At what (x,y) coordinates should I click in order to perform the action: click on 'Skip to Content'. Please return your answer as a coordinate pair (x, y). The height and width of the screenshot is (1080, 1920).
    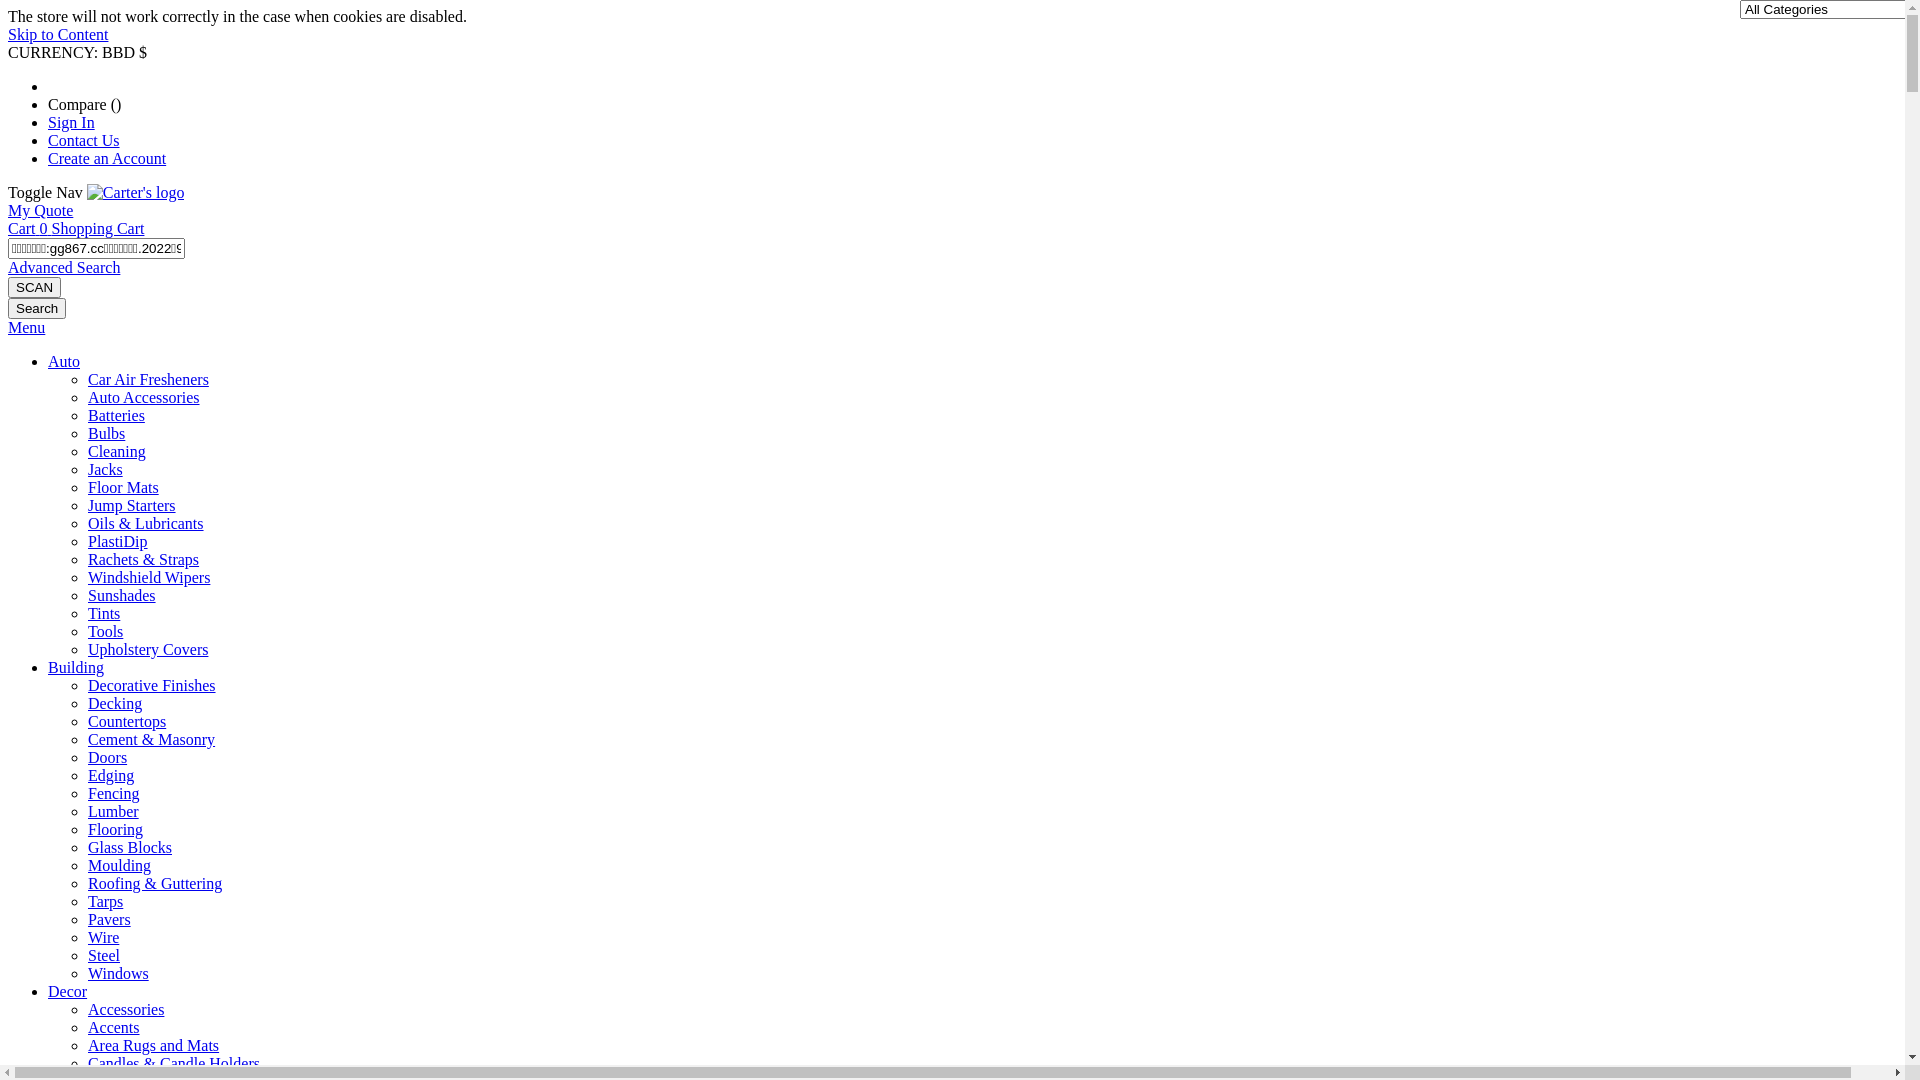
    Looking at the image, I should click on (8, 34).